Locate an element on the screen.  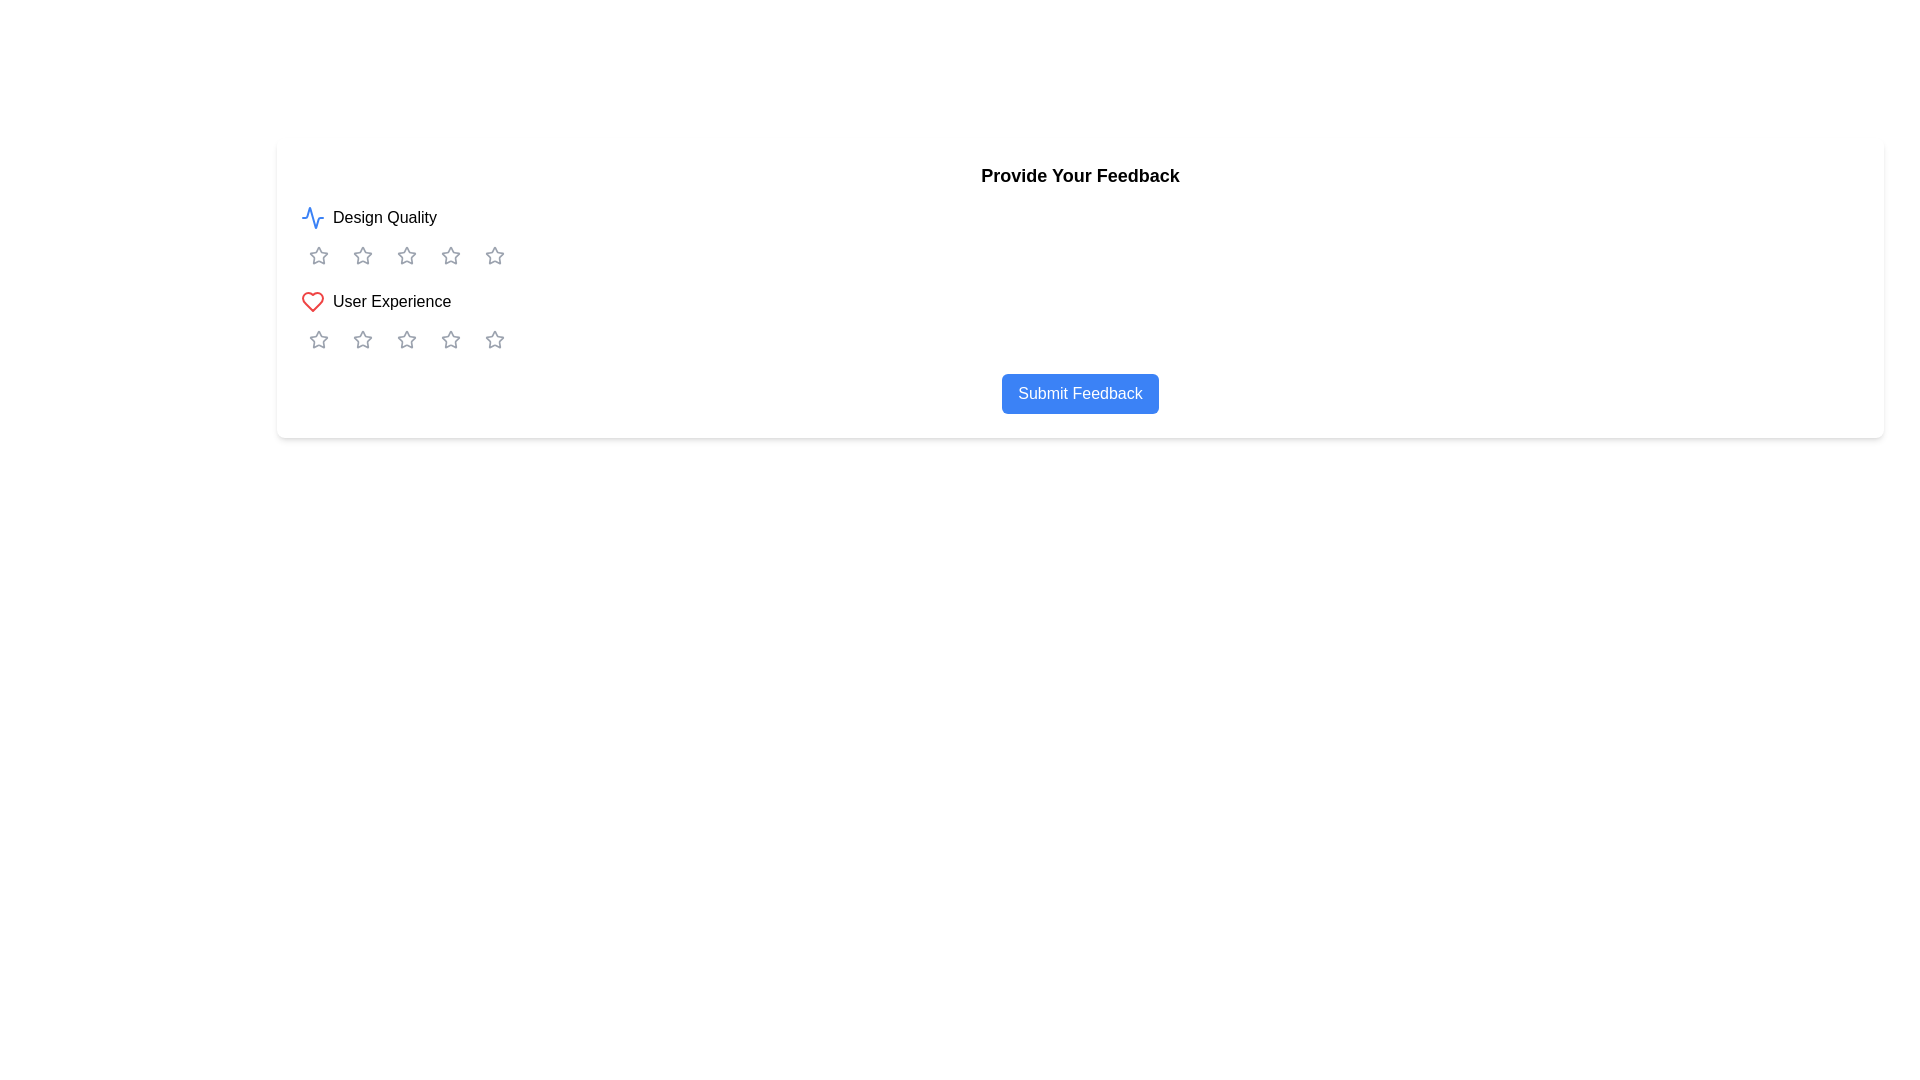
the first star in the row of five rating stars is located at coordinates (317, 254).